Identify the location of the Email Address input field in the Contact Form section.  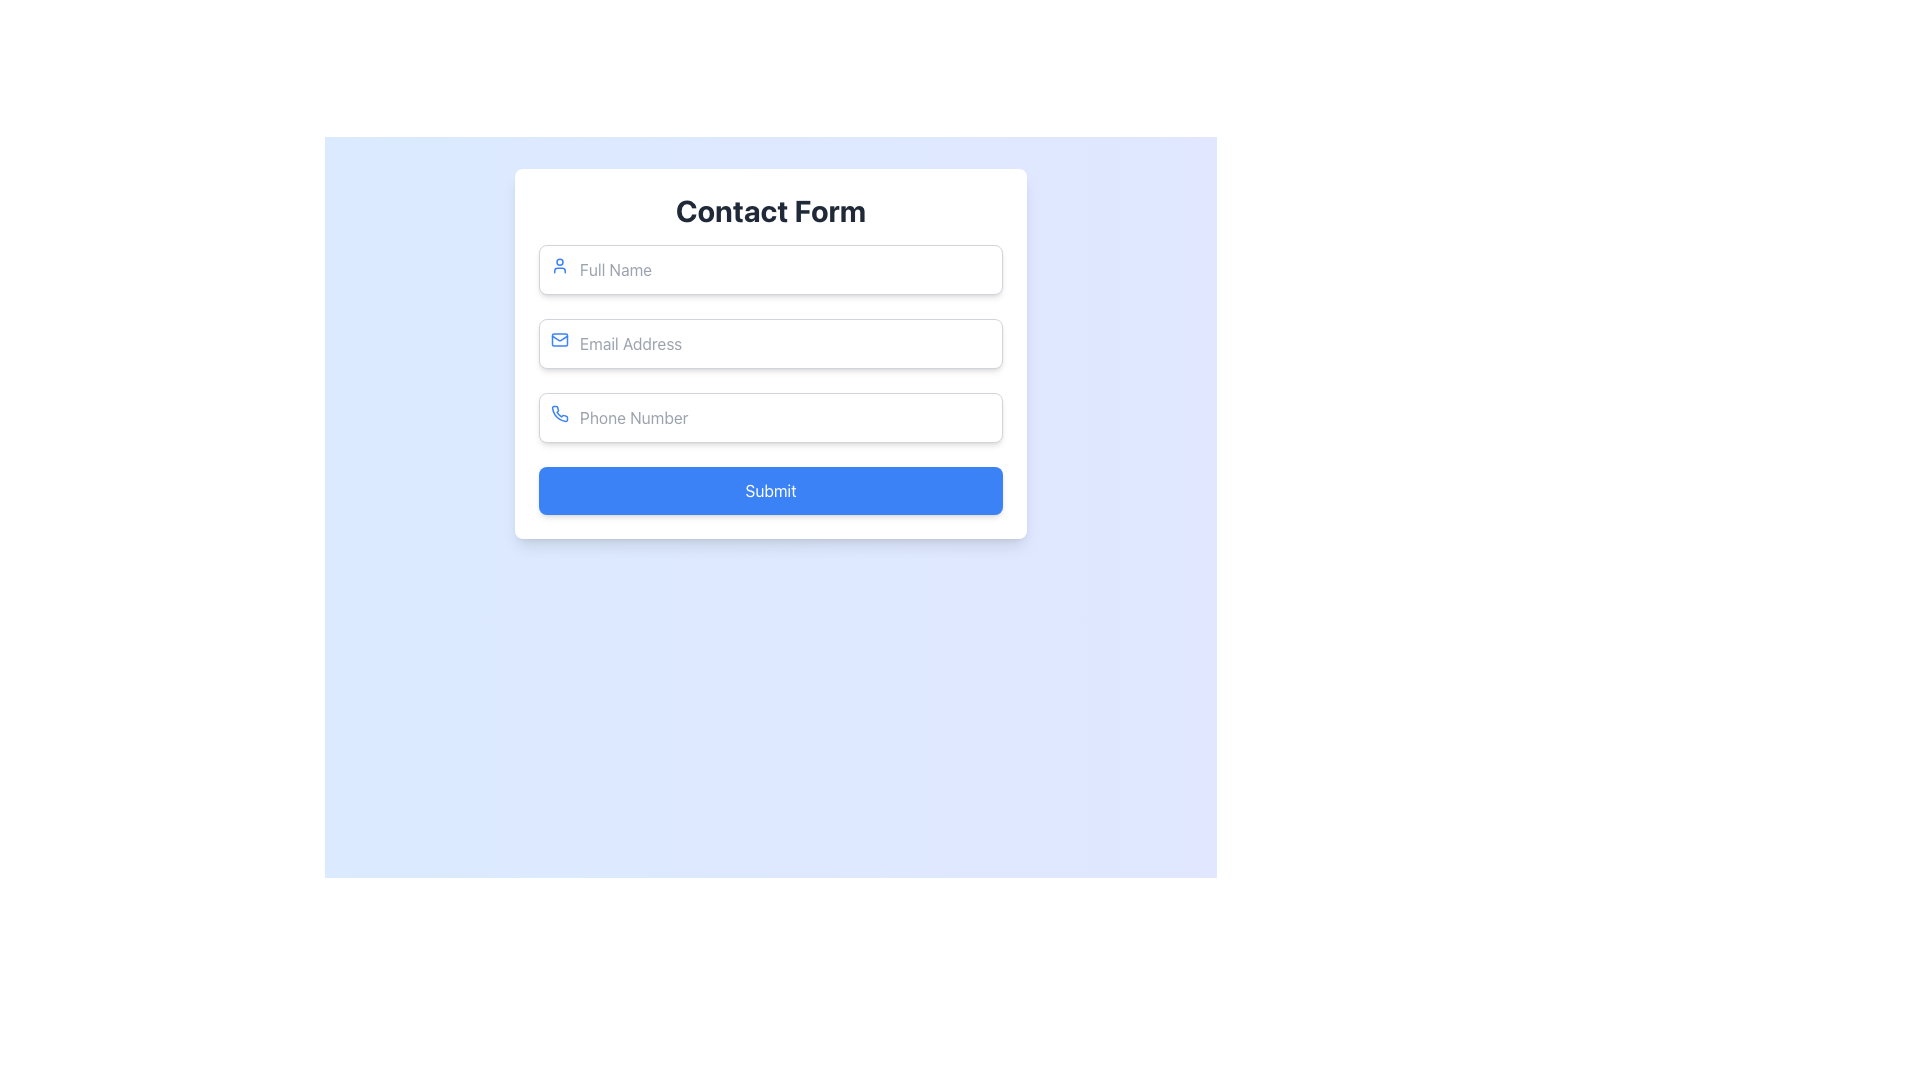
(770, 353).